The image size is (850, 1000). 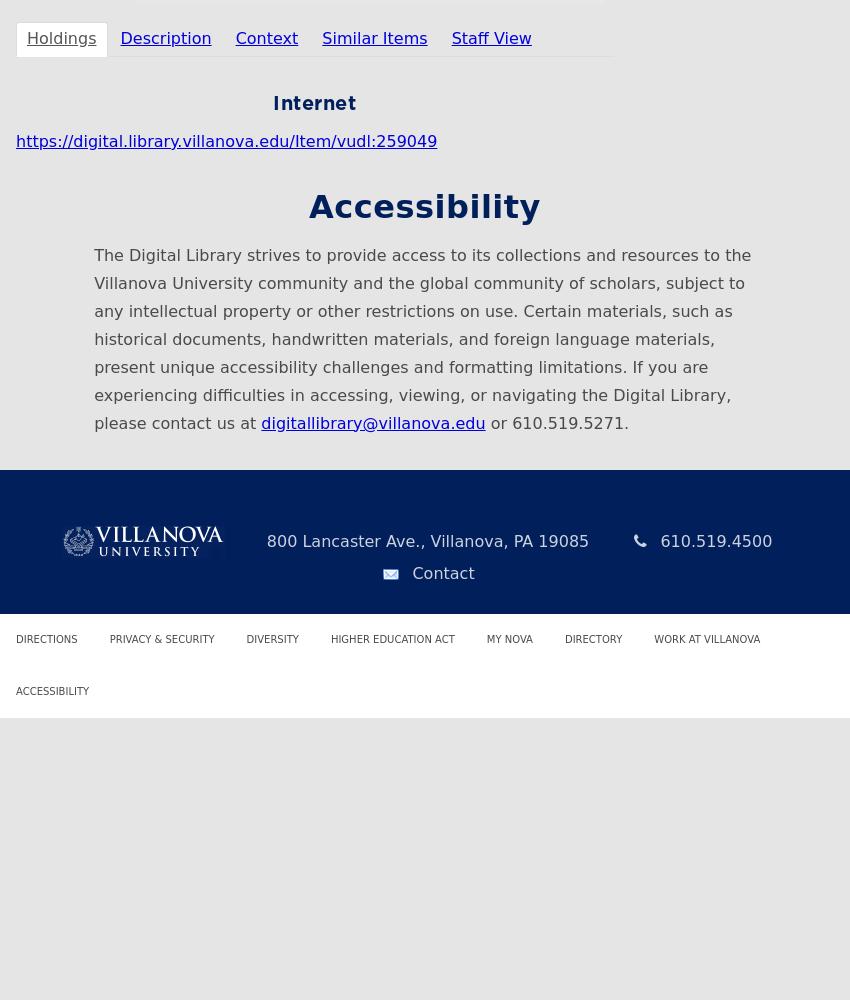 What do you see at coordinates (14, 638) in the screenshot?
I see `'Directions'` at bounding box center [14, 638].